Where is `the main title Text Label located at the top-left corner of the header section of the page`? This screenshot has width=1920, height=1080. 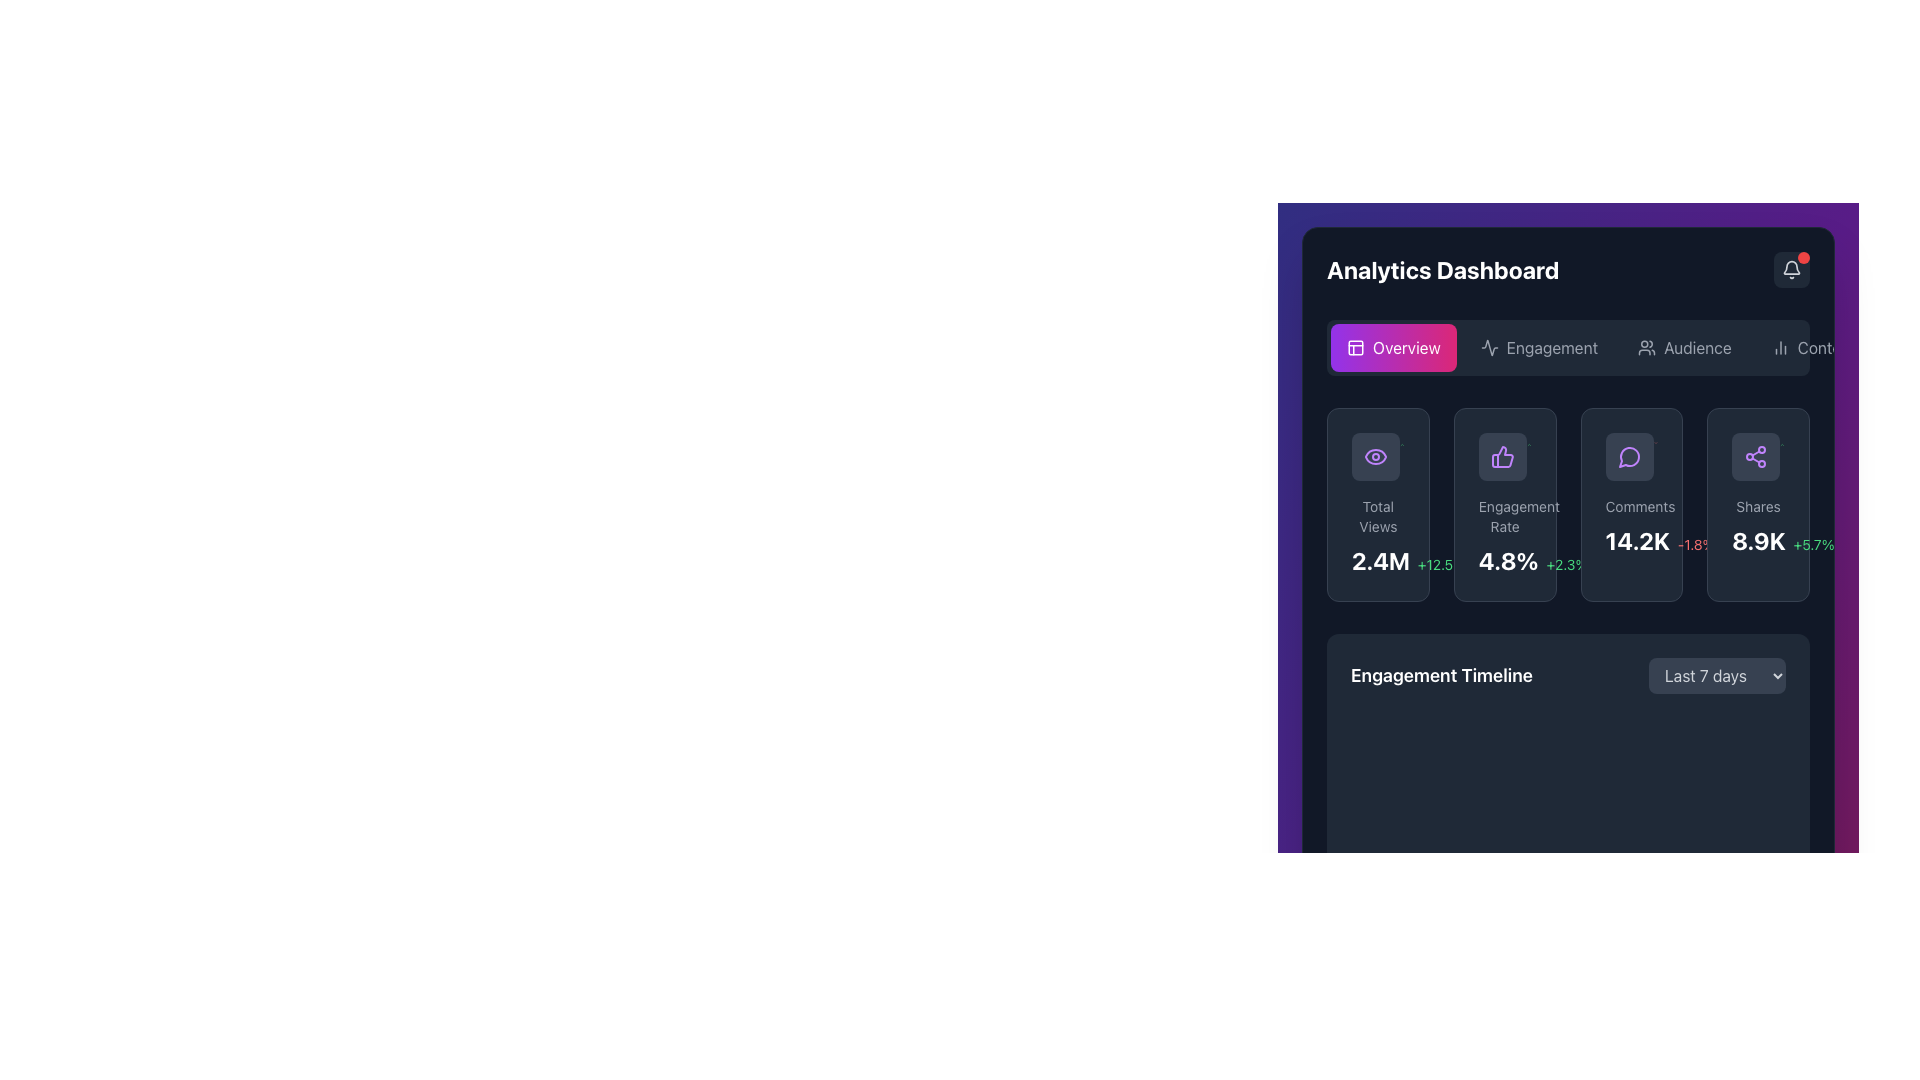
the main title Text Label located at the top-left corner of the header section of the page is located at coordinates (1443, 270).